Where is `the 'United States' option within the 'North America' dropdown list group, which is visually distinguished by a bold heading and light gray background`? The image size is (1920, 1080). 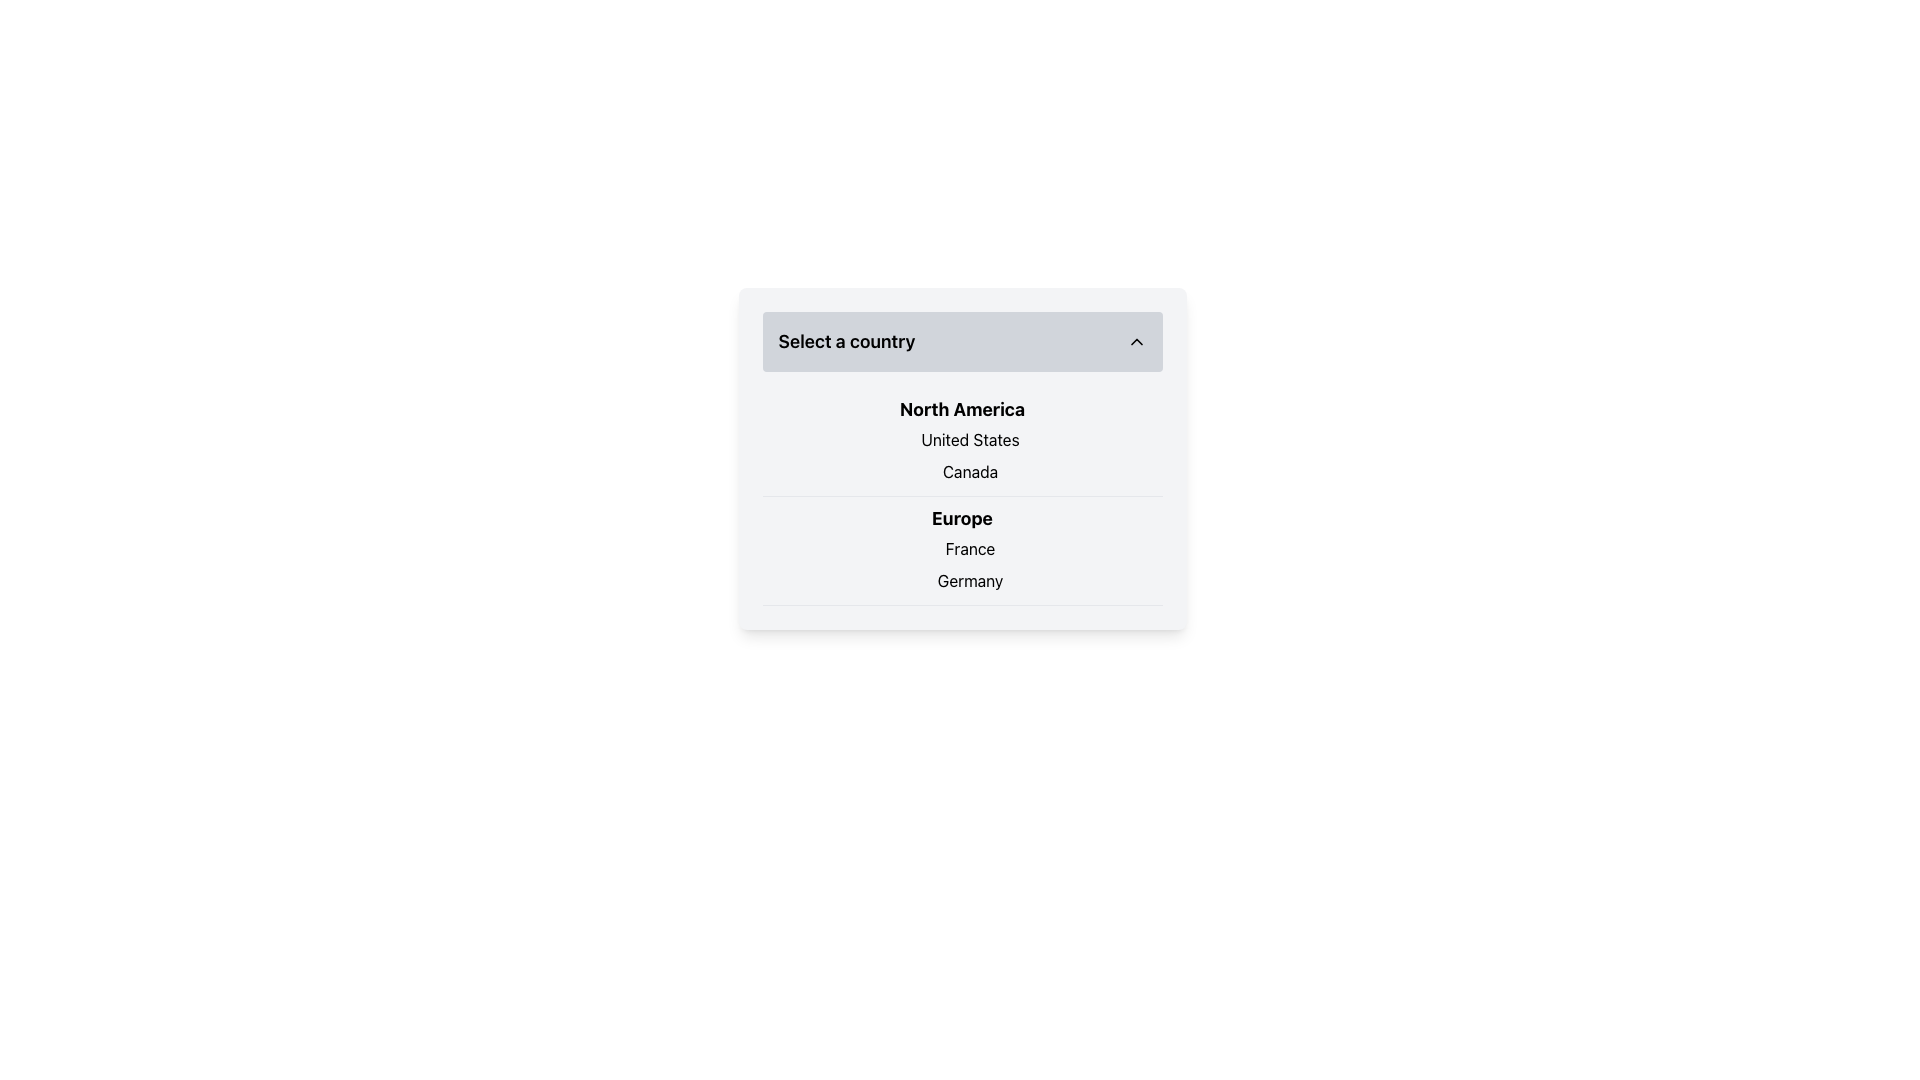 the 'United States' option within the 'North America' dropdown list group, which is visually distinguished by a bold heading and light gray background is located at coordinates (962, 441).